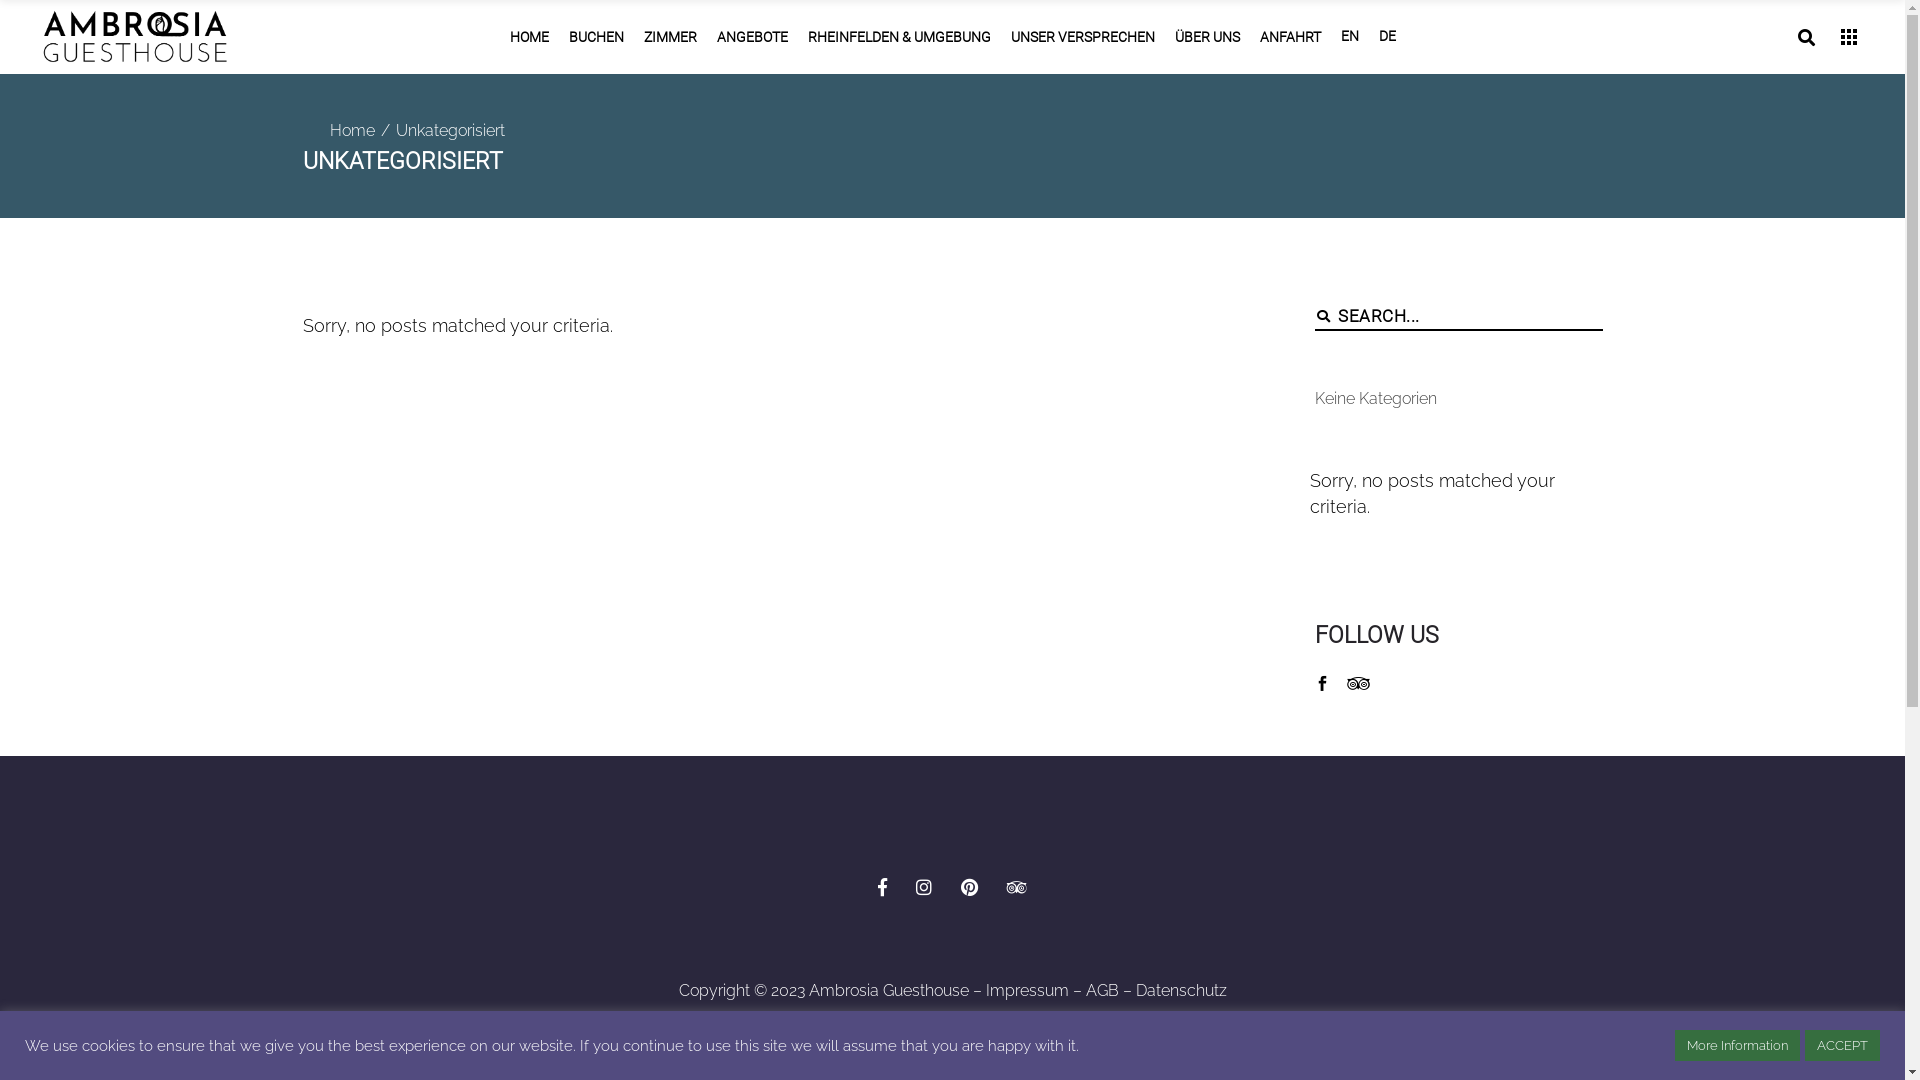  What do you see at coordinates (1080, 37) in the screenshot?
I see `'UNSER VERSPRECHEN'` at bounding box center [1080, 37].